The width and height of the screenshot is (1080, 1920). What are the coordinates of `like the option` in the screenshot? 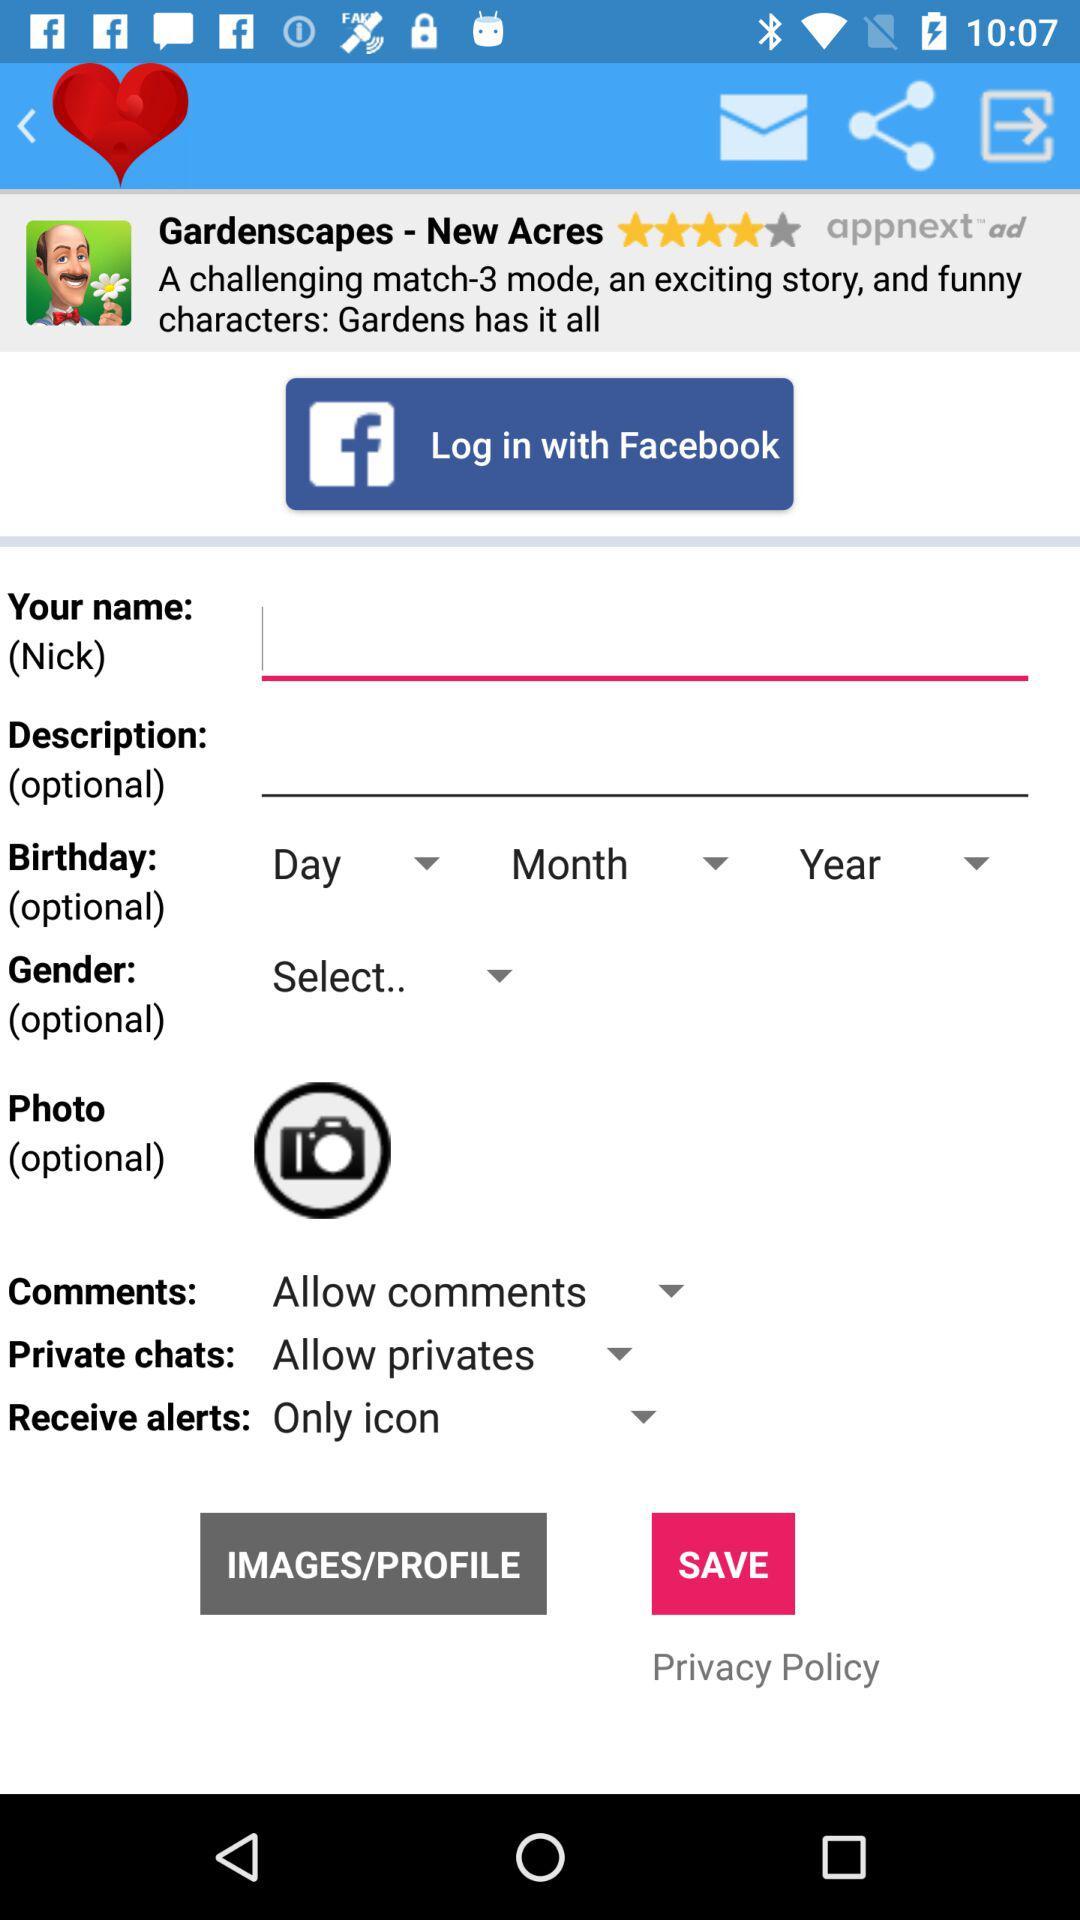 It's located at (120, 124).